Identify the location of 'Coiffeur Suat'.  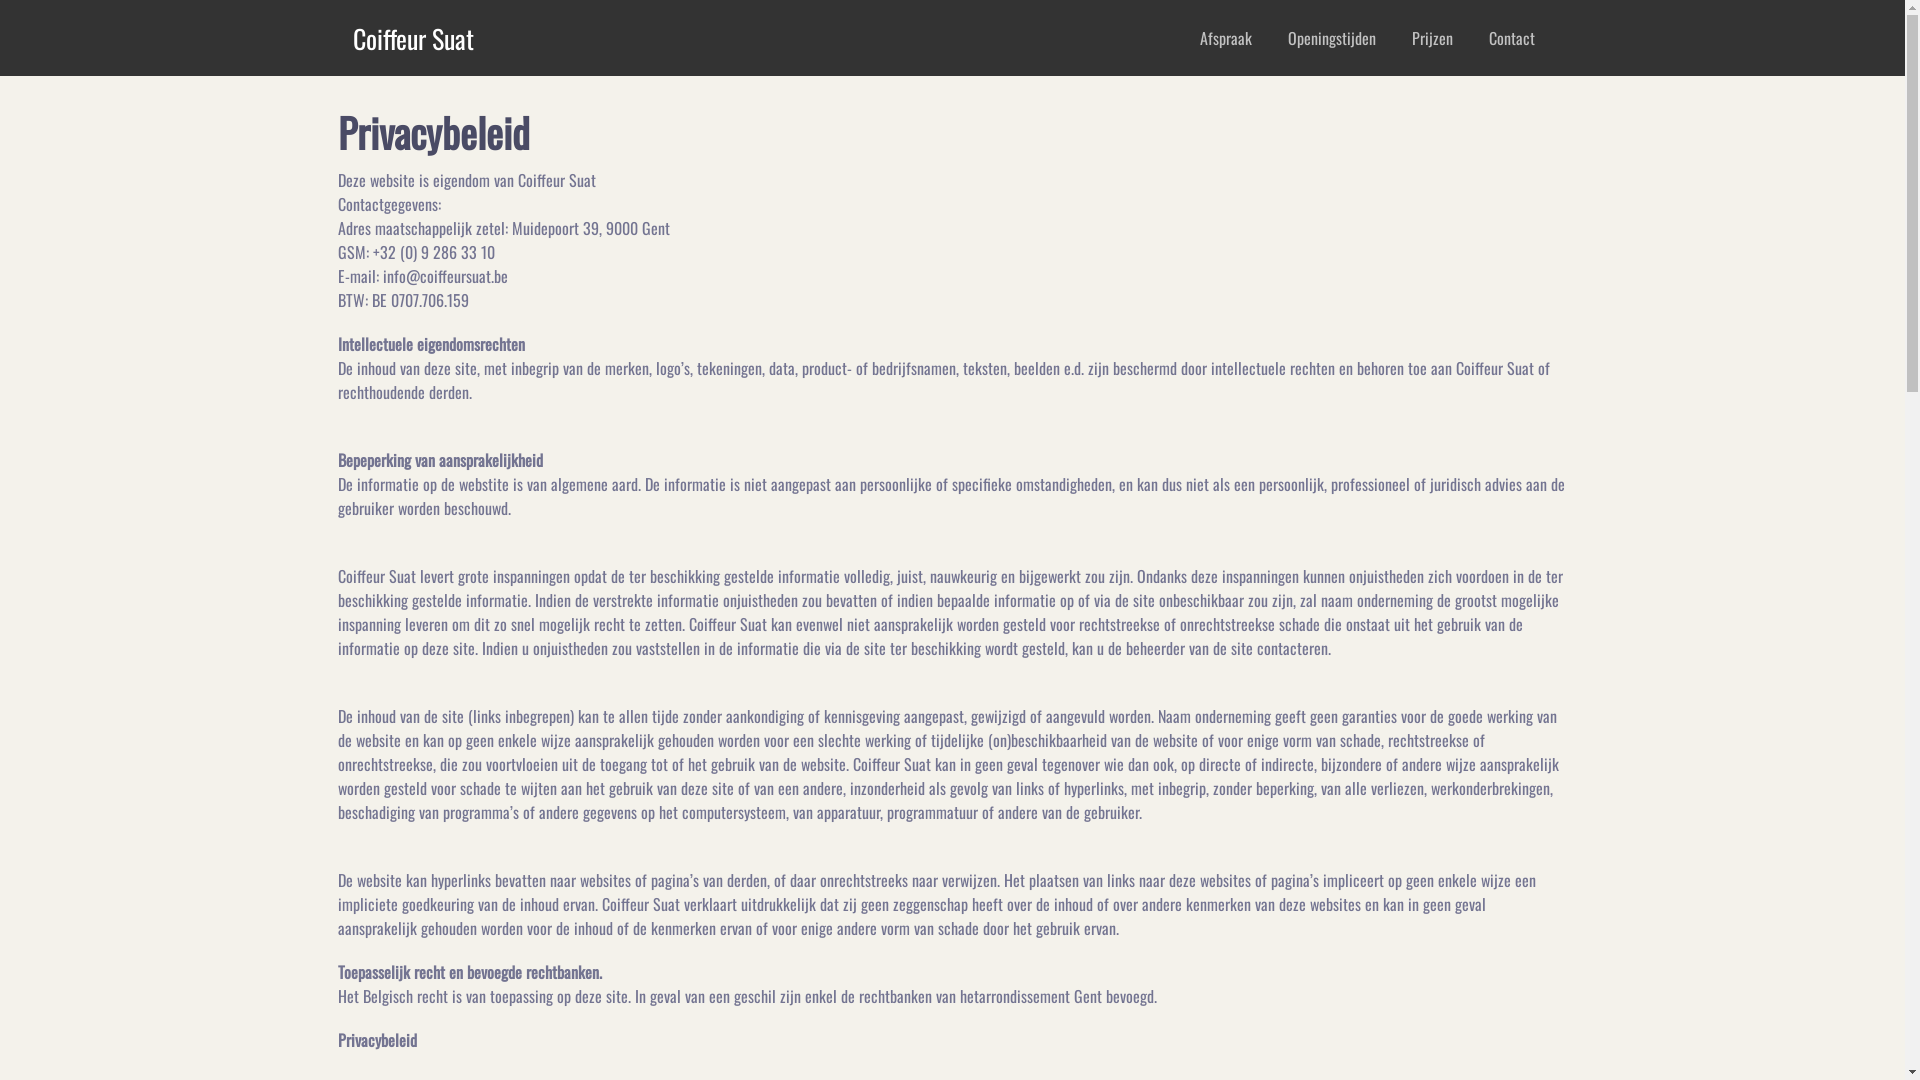
(411, 37).